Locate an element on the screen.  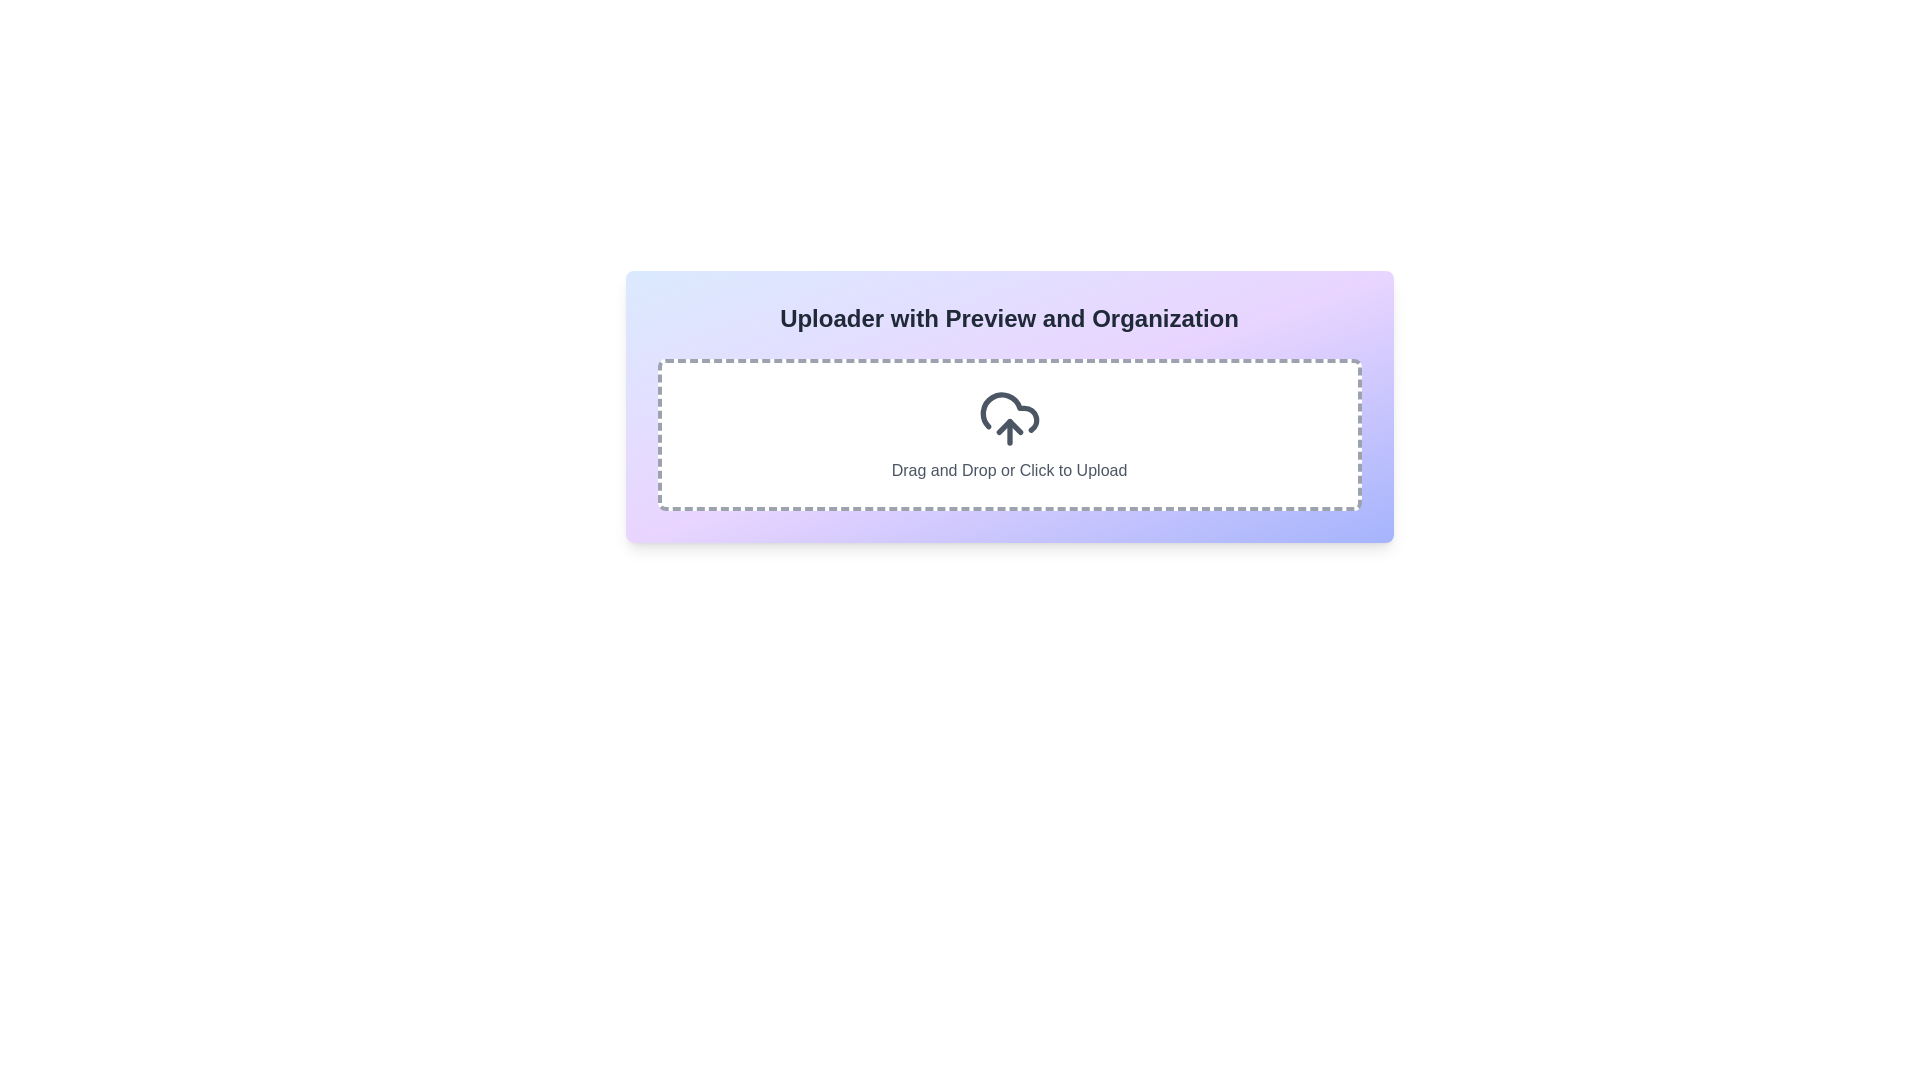
the Drag-and-drop file upload zone, which features a cloud icon with an upward arrow and the text 'Drag and Drop or Click to Upload' is located at coordinates (1009, 431).